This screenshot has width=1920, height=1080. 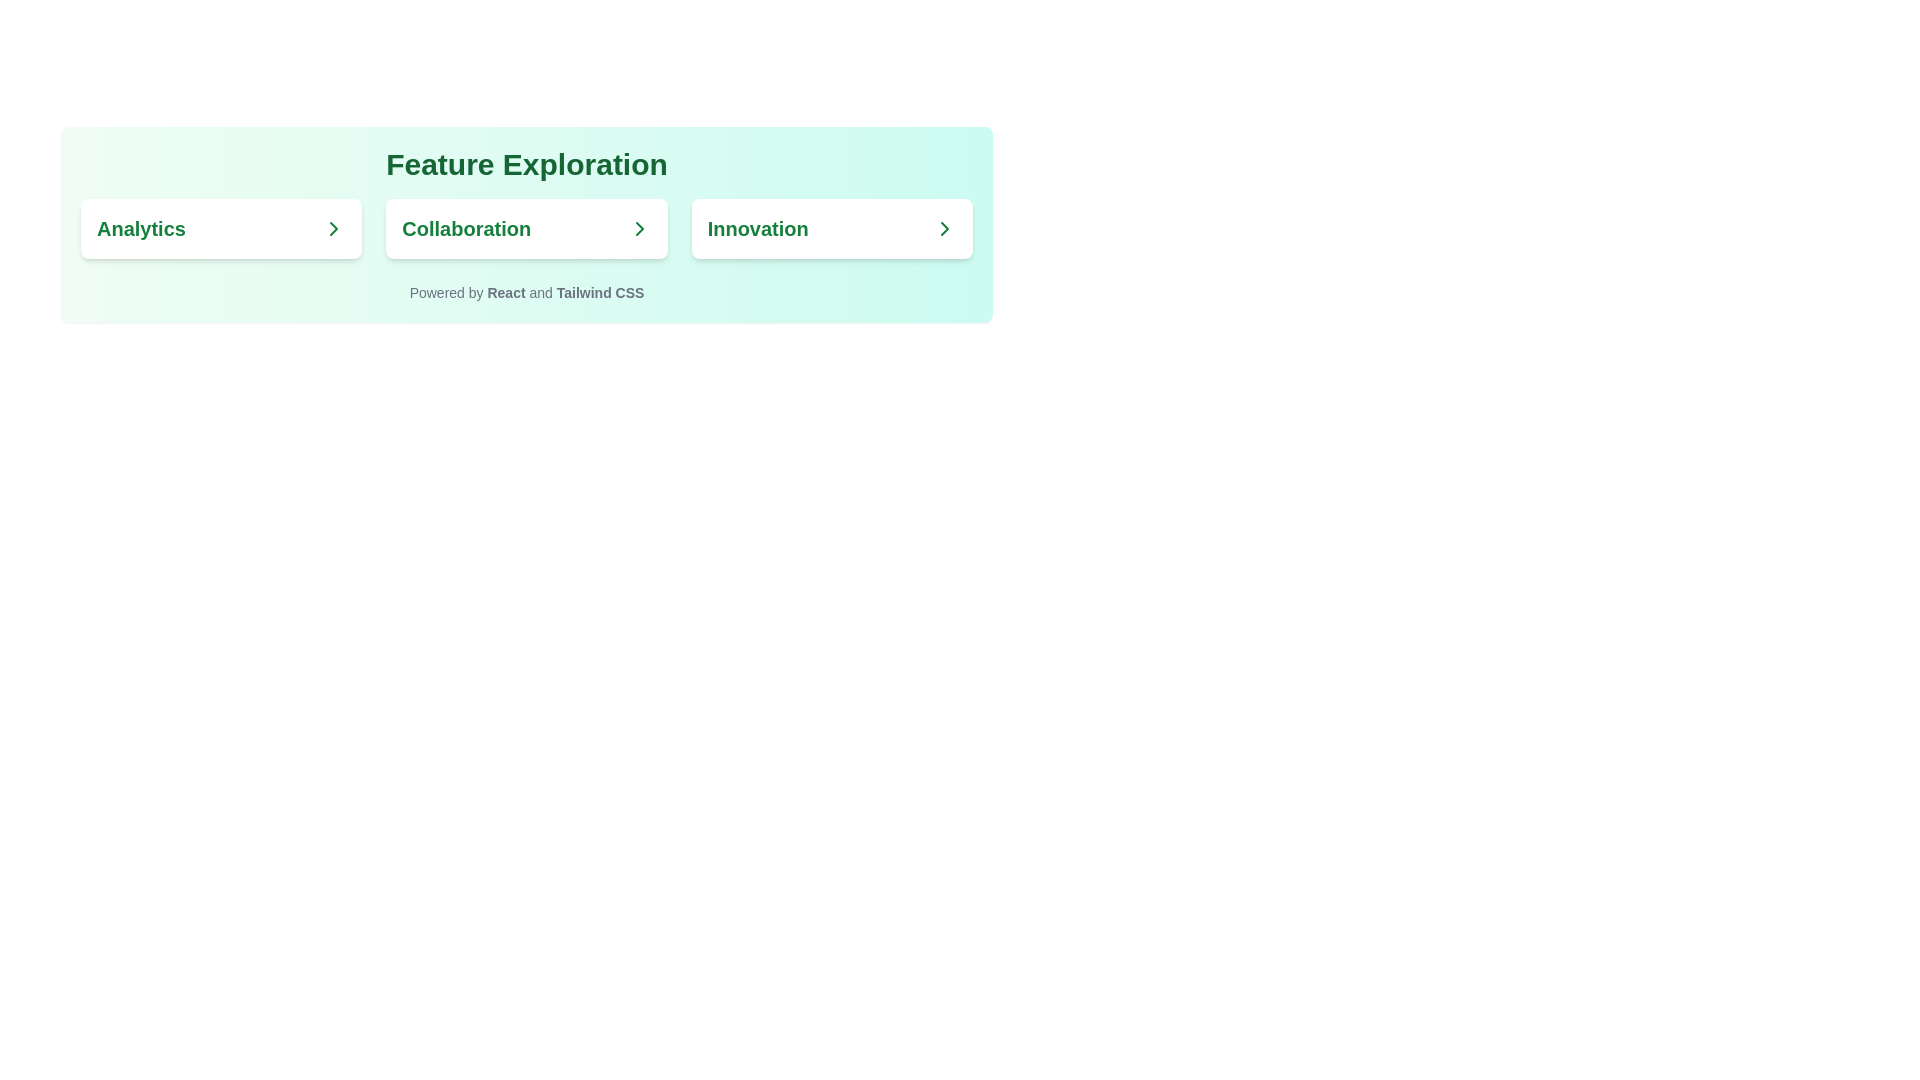 I want to click on the bolded text label 'React' located centrally in the footer section, below the feature selection buttons, so click(x=506, y=293).